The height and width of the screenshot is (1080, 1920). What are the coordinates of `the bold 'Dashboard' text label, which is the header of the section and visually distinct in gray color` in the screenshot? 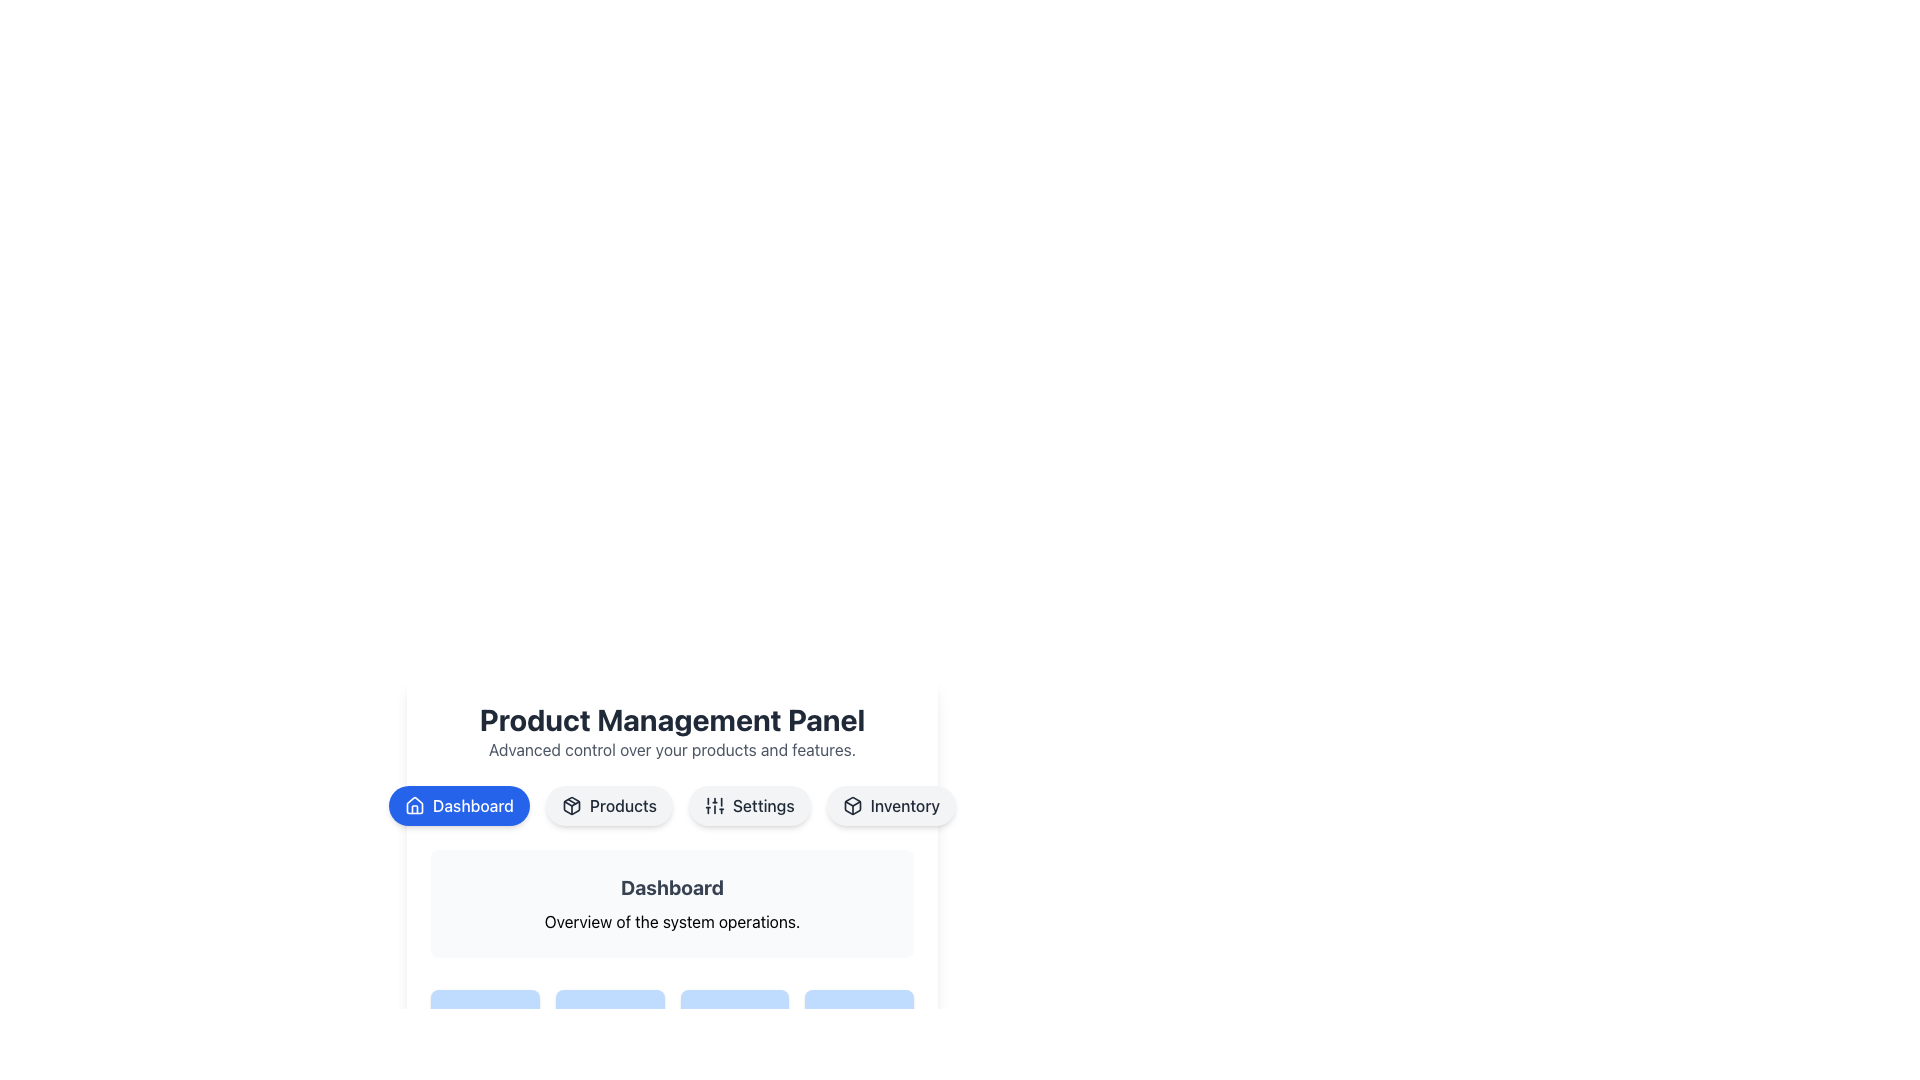 It's located at (672, 886).